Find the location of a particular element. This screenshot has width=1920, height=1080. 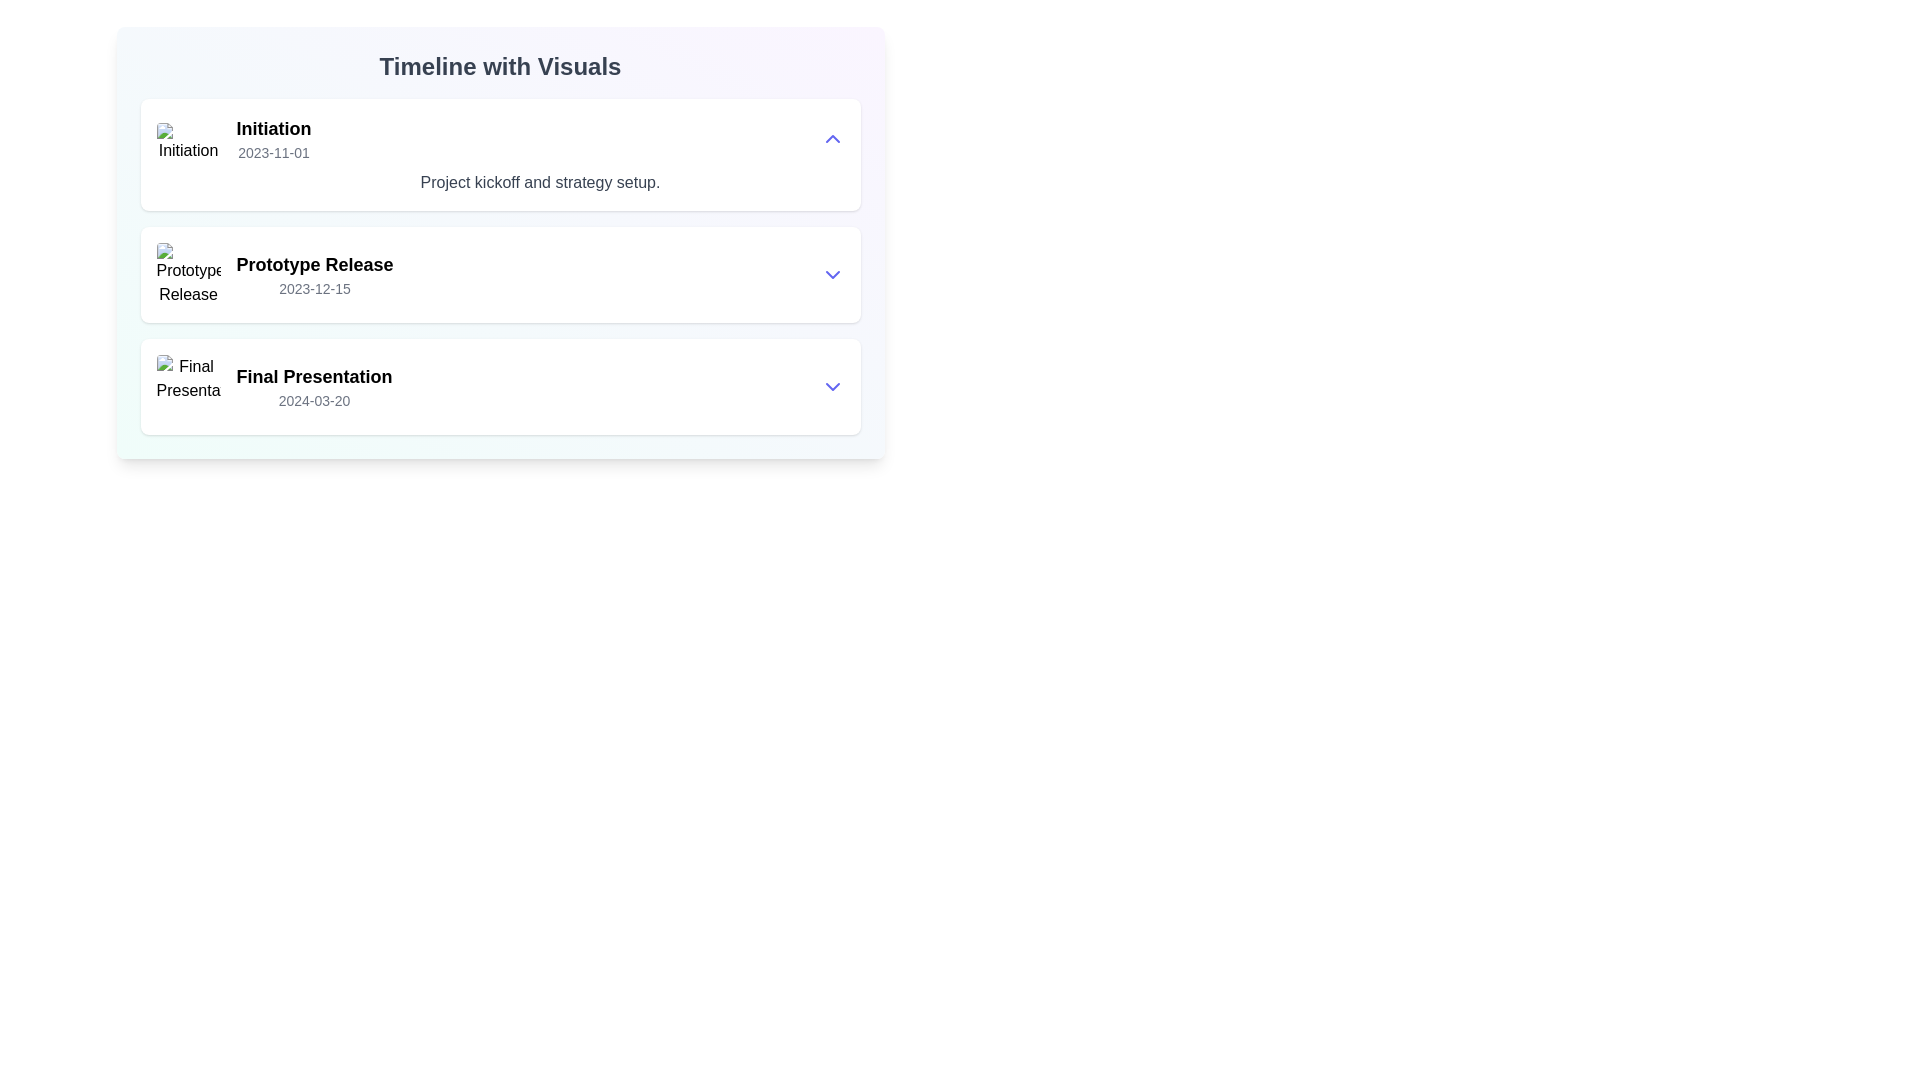

the heading text label 'Timeline with Visuals' for accessibility navigation is located at coordinates (500, 65).